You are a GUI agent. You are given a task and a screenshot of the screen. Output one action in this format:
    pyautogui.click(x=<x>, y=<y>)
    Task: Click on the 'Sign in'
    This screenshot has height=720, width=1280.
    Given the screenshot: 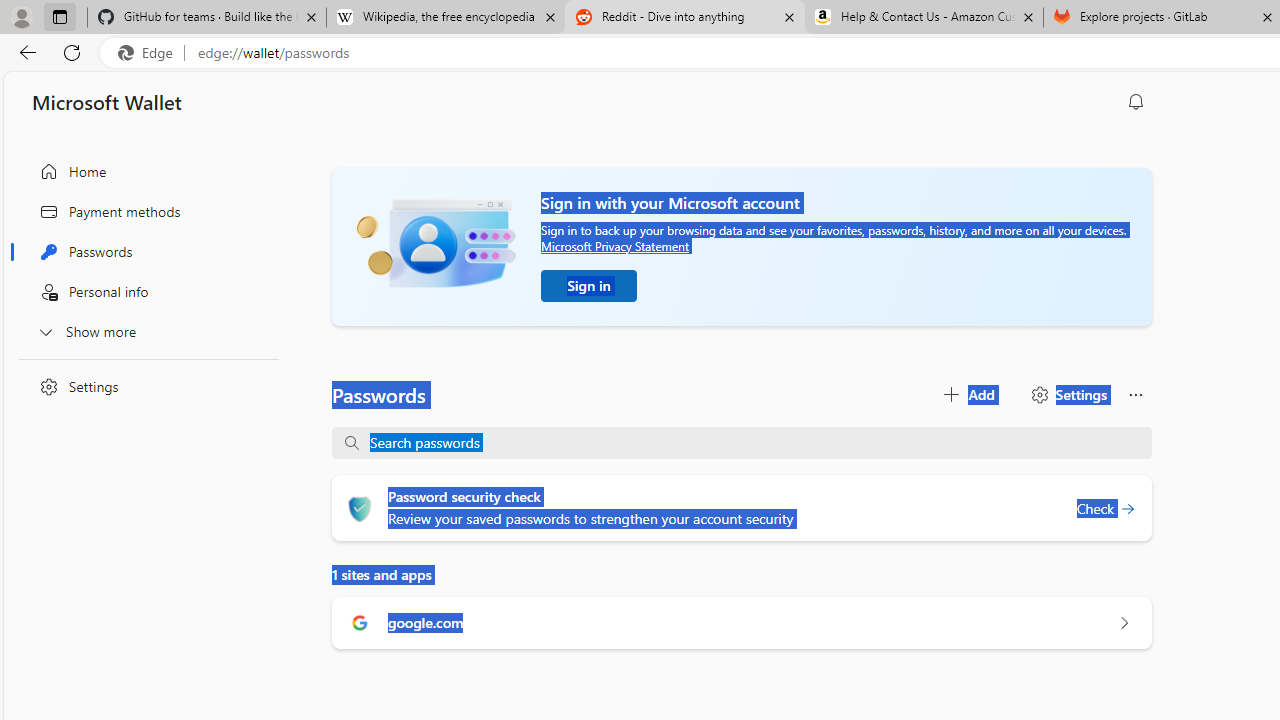 What is the action you would take?
    pyautogui.click(x=588, y=285)
    